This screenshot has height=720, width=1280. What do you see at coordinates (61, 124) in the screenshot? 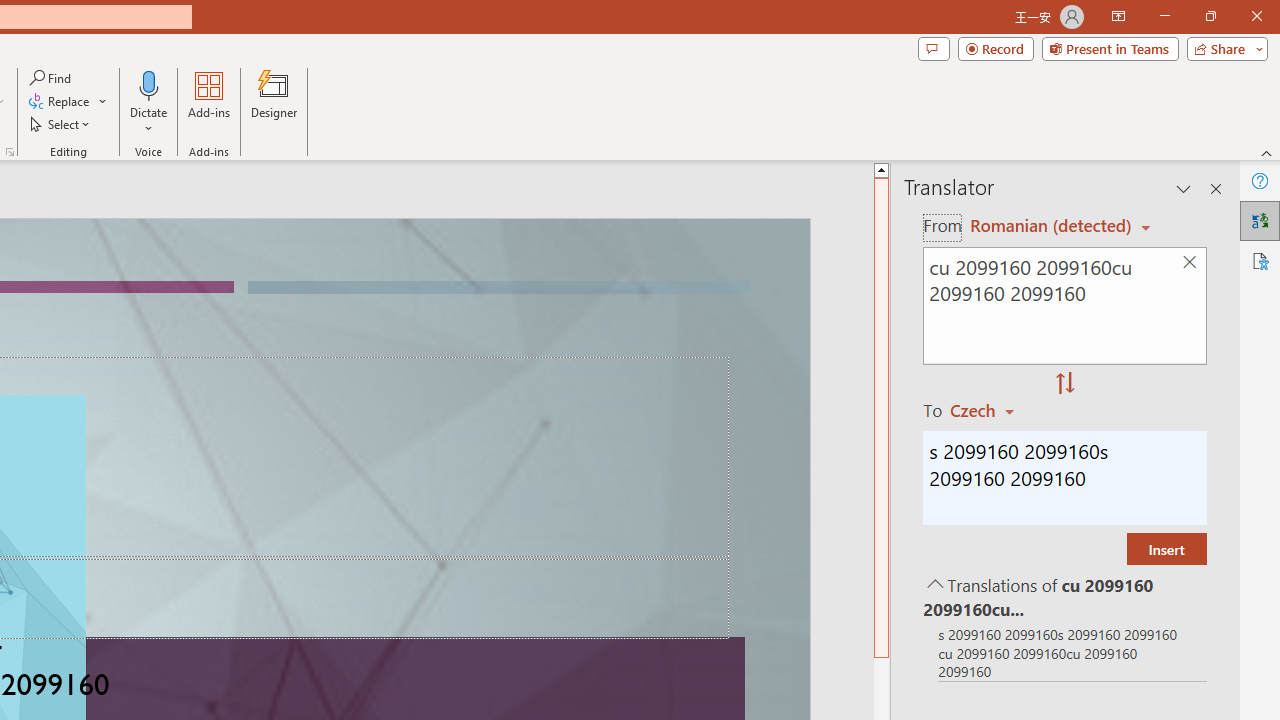
I see `'Select'` at bounding box center [61, 124].